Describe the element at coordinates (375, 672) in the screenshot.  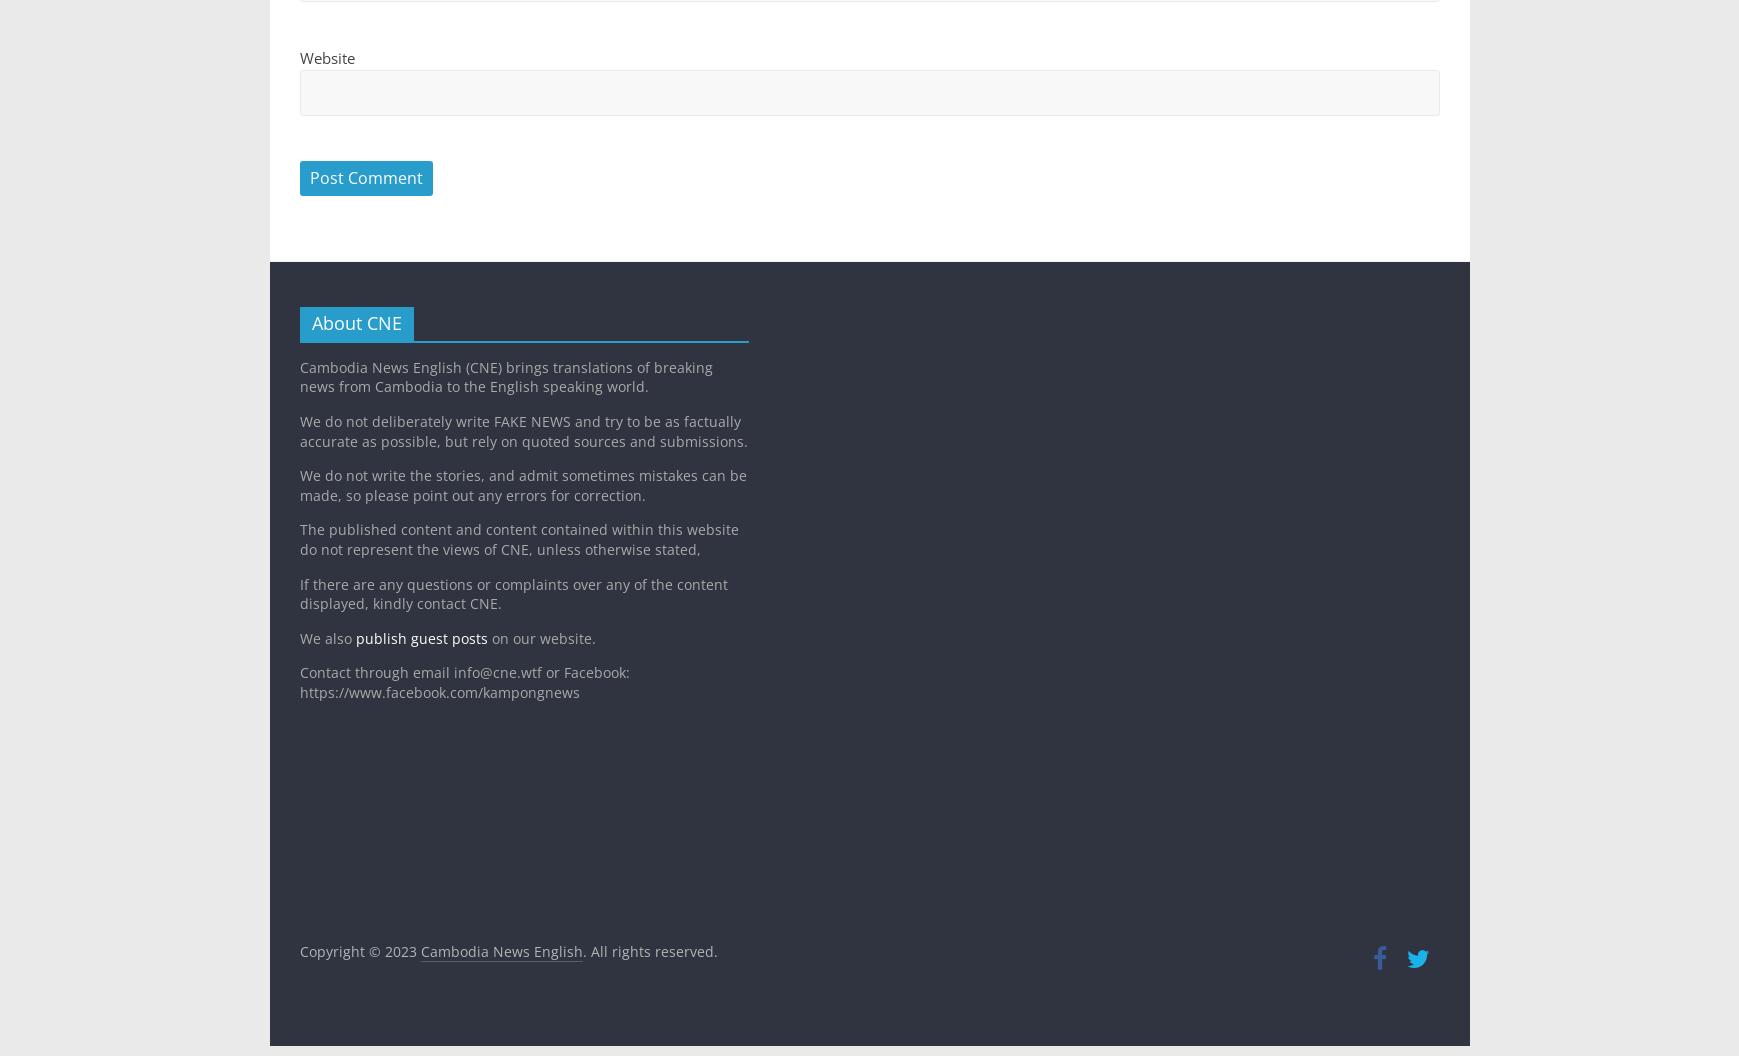
I see `'Contact through email'` at that location.